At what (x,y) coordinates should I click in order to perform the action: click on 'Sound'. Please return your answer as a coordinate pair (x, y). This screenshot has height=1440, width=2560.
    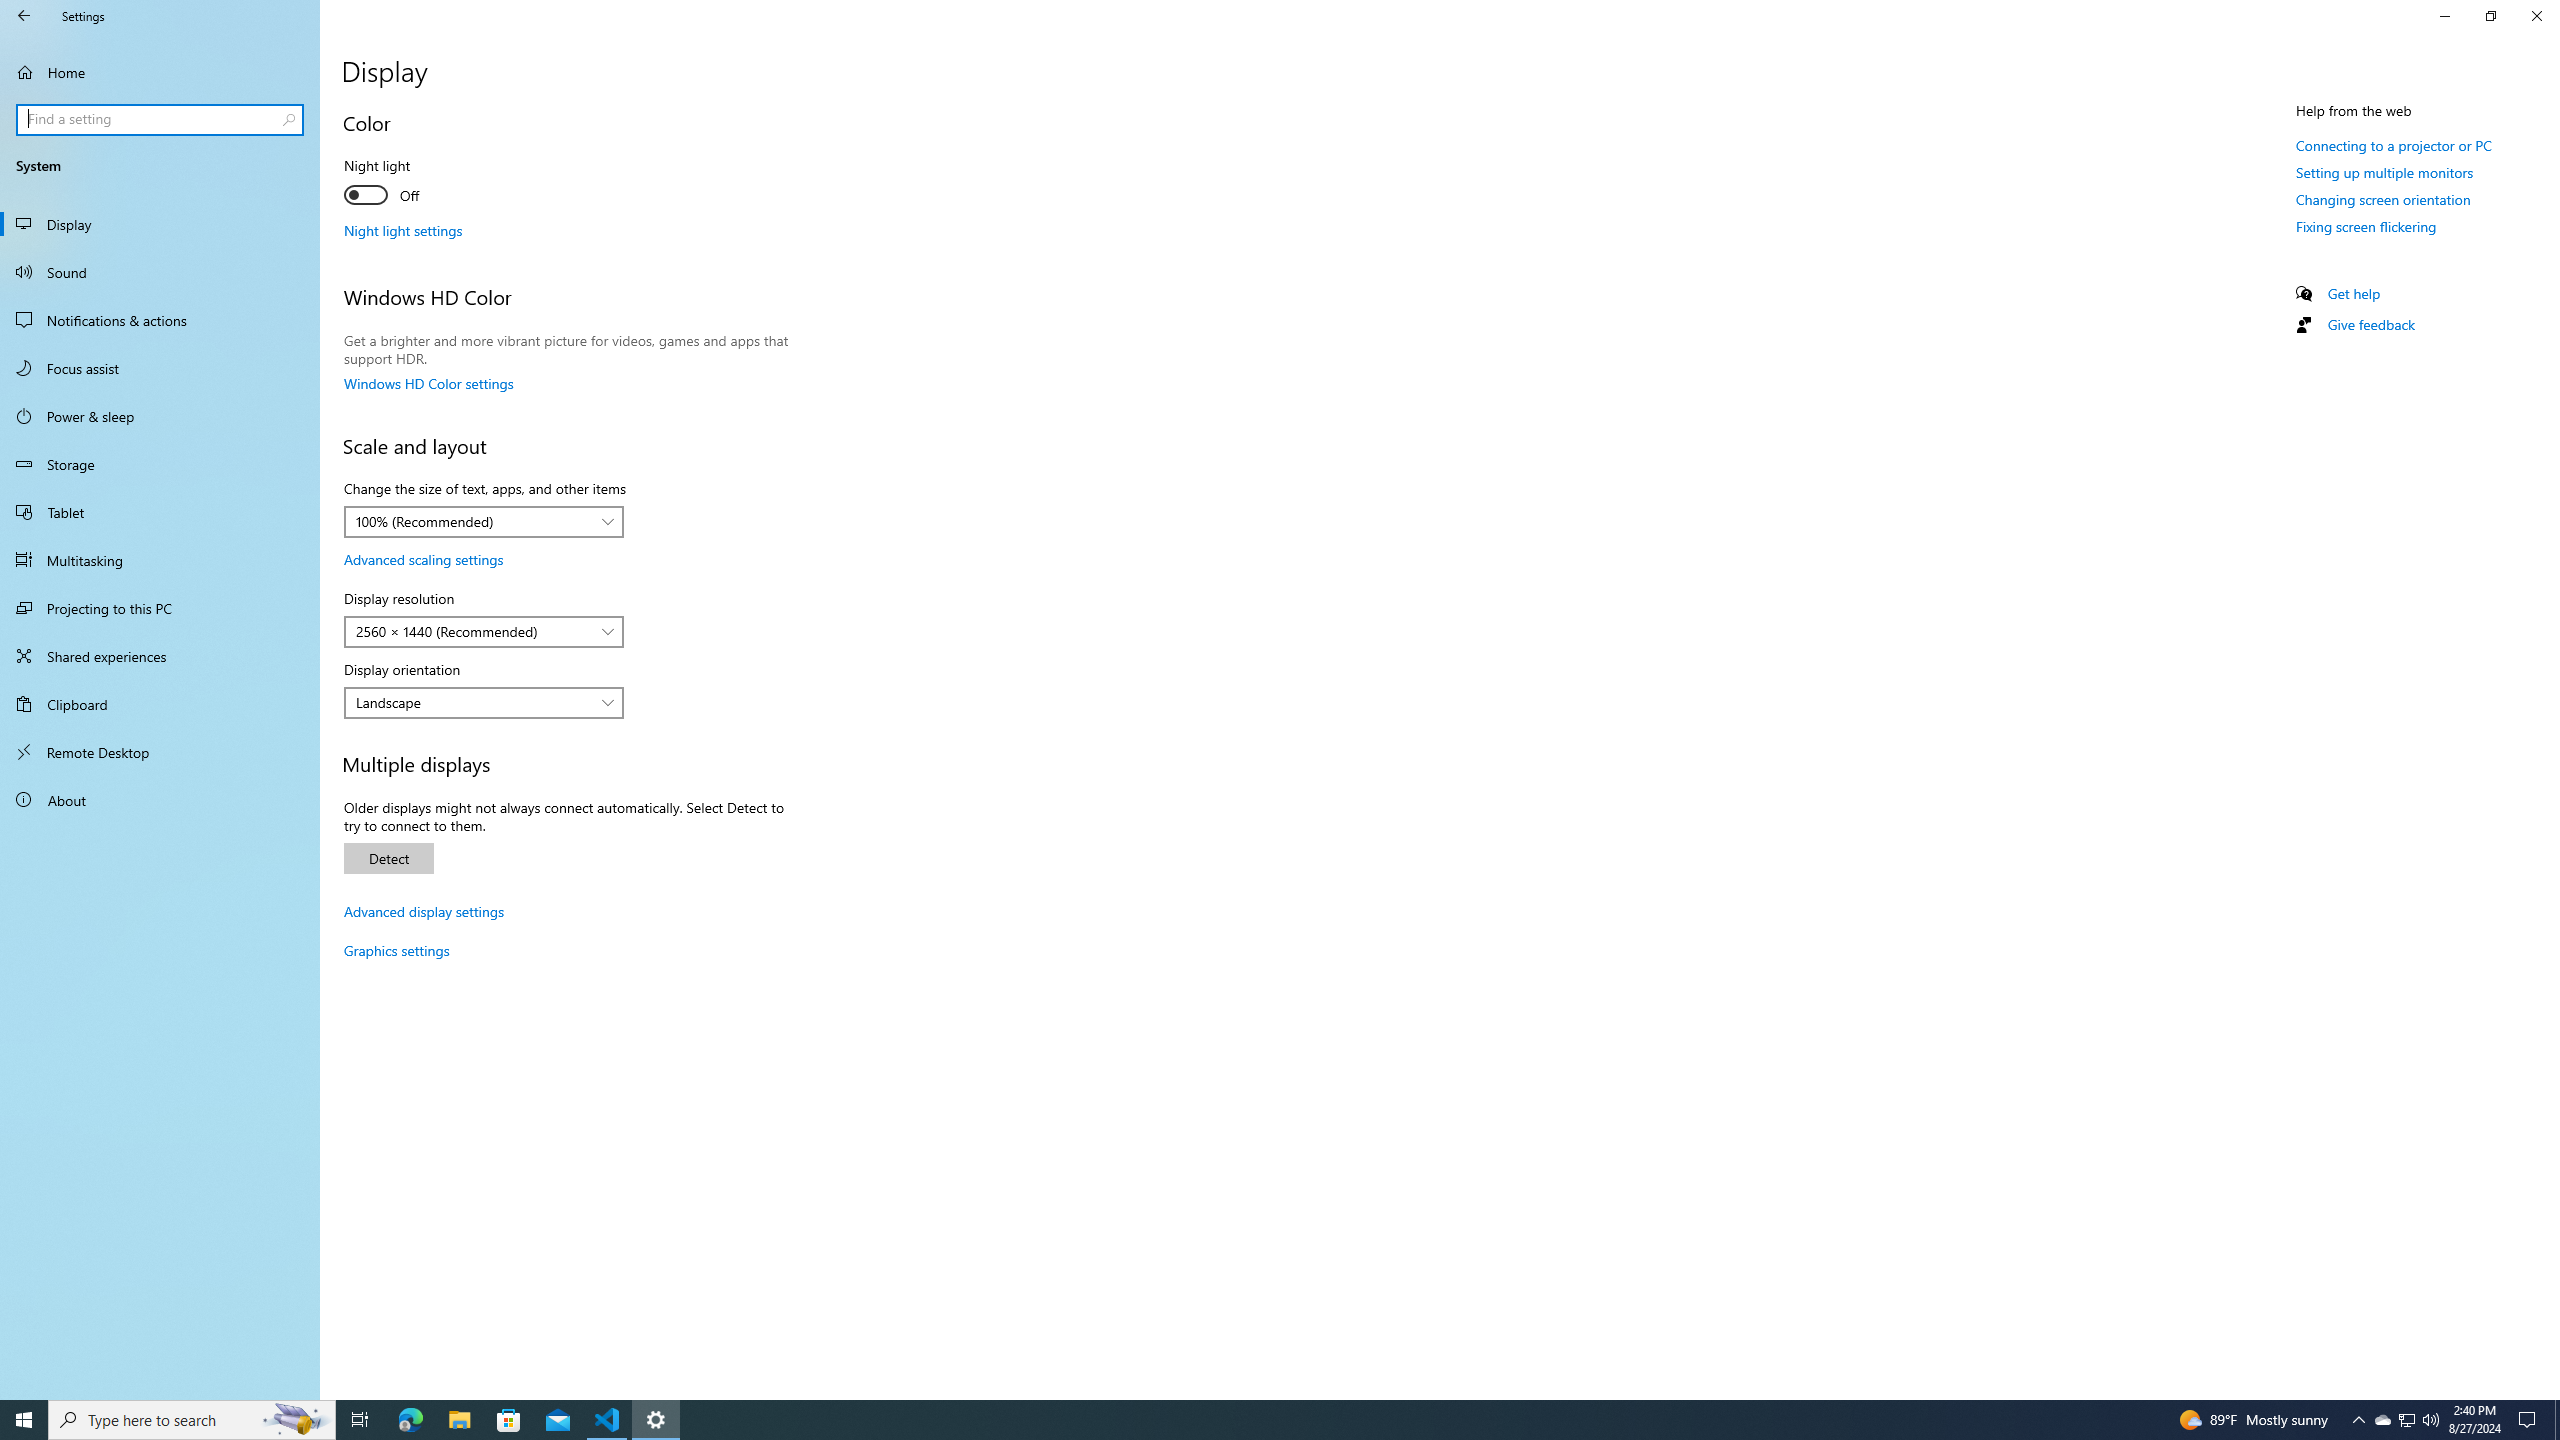
    Looking at the image, I should click on (159, 271).